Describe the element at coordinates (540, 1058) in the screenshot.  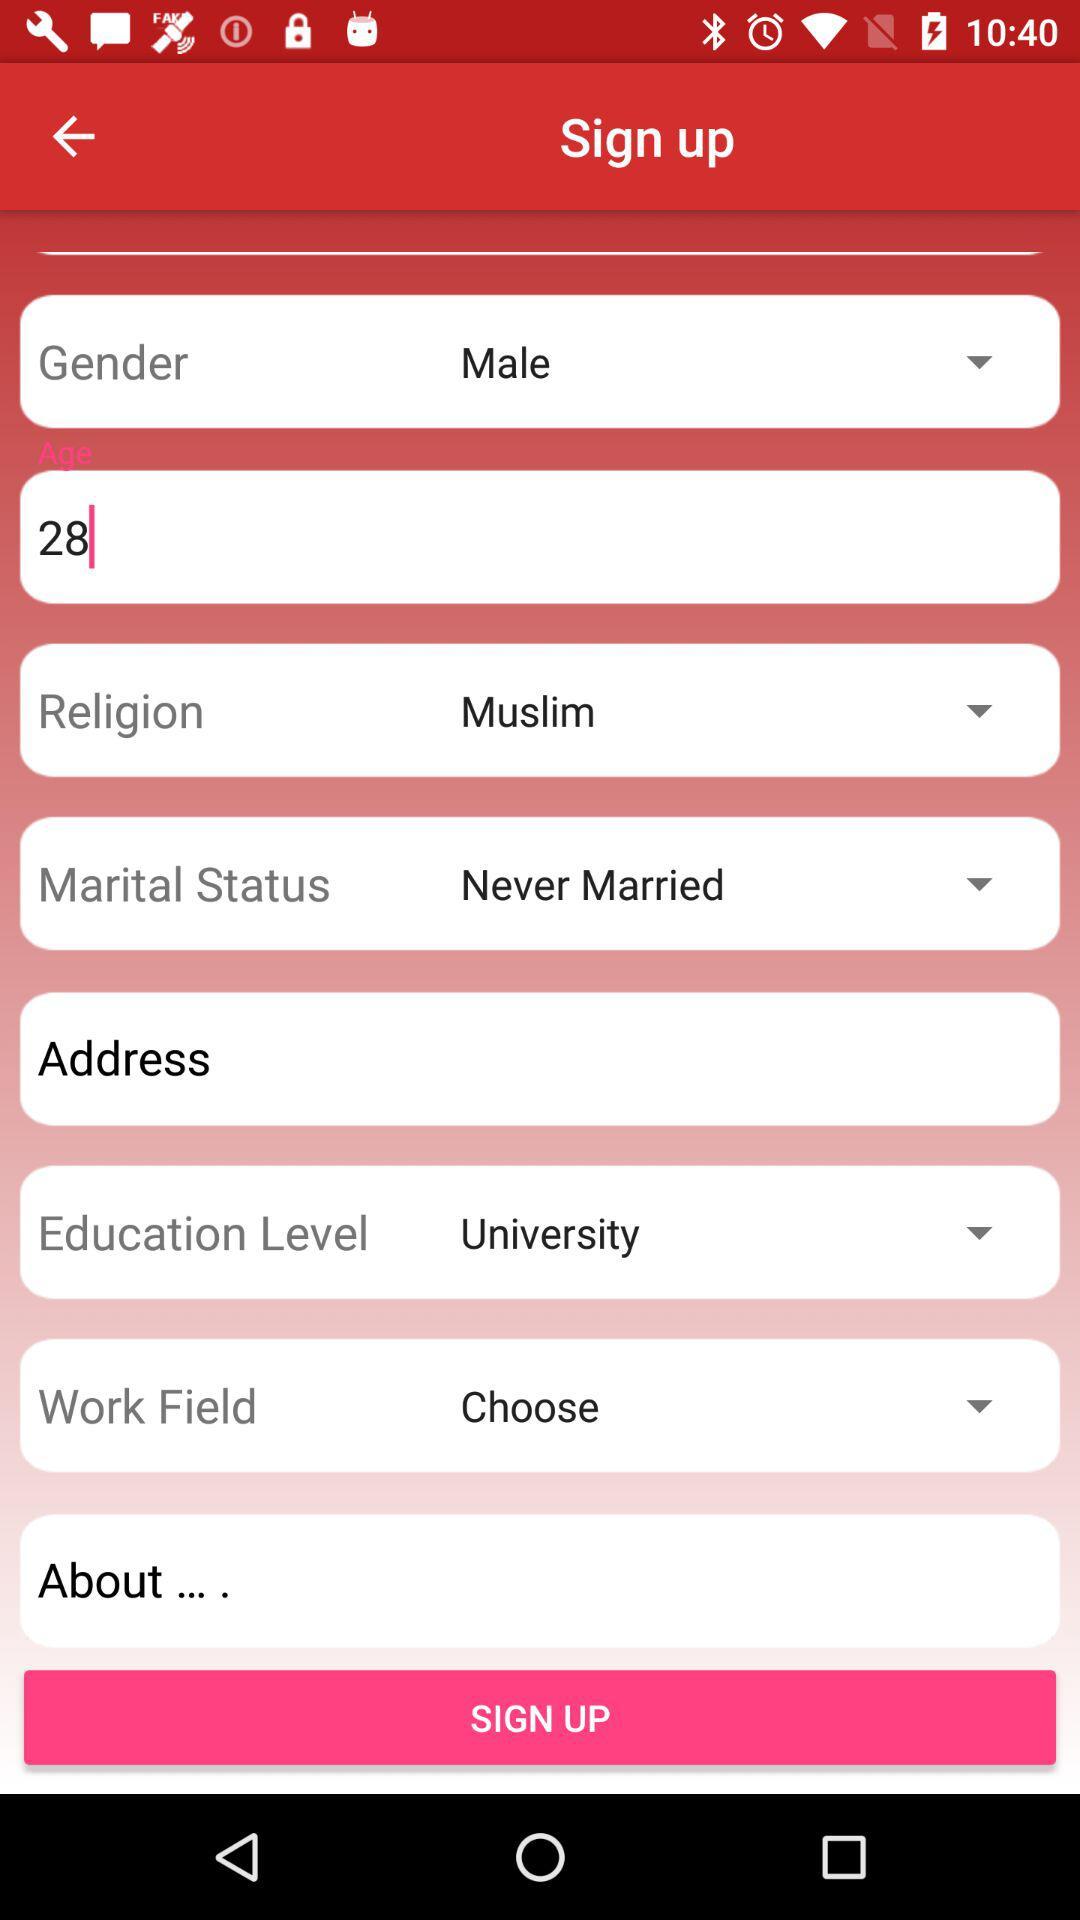
I see `text box` at that location.